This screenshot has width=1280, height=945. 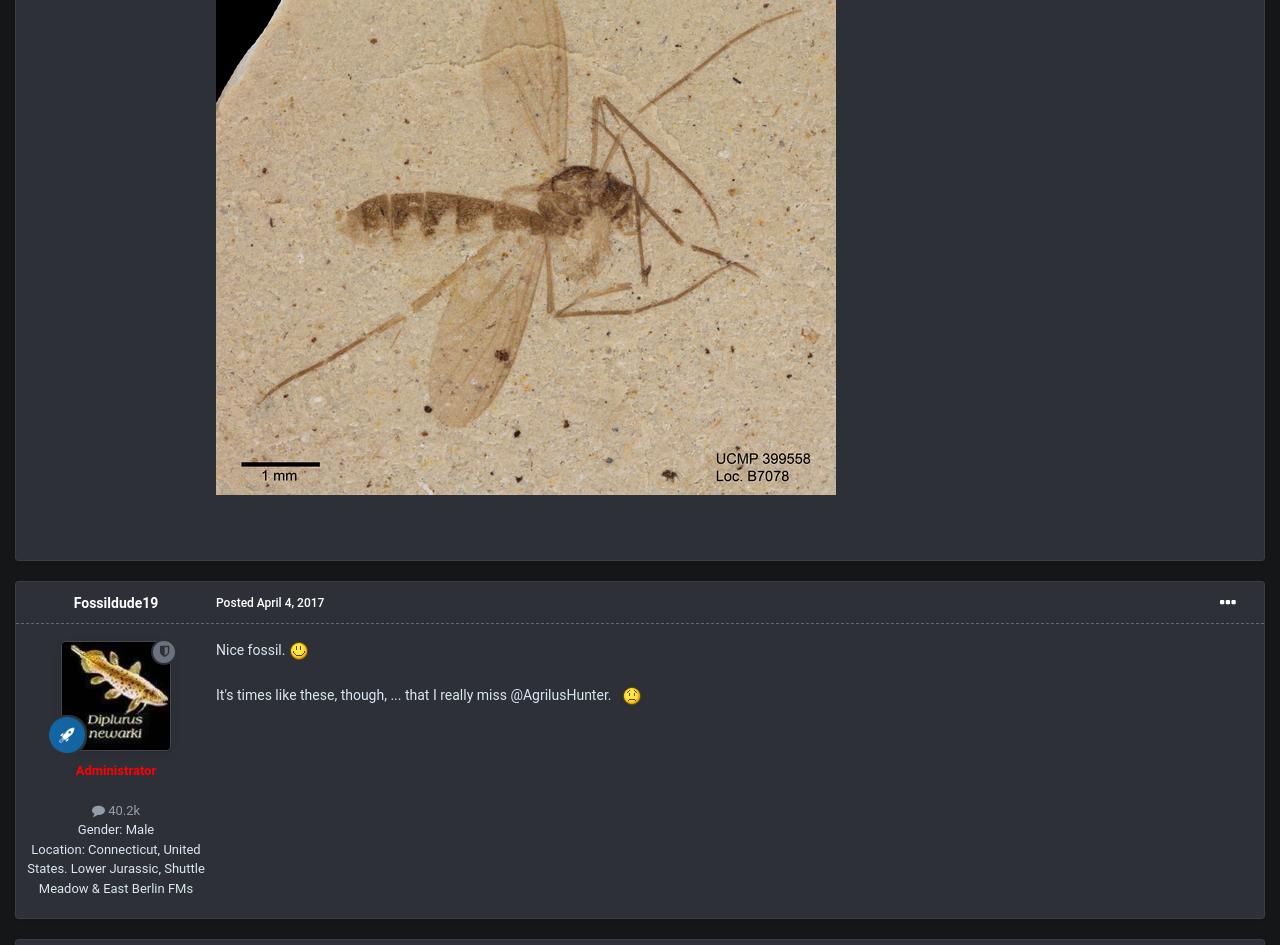 I want to click on 'Fossildude19', so click(x=114, y=603).